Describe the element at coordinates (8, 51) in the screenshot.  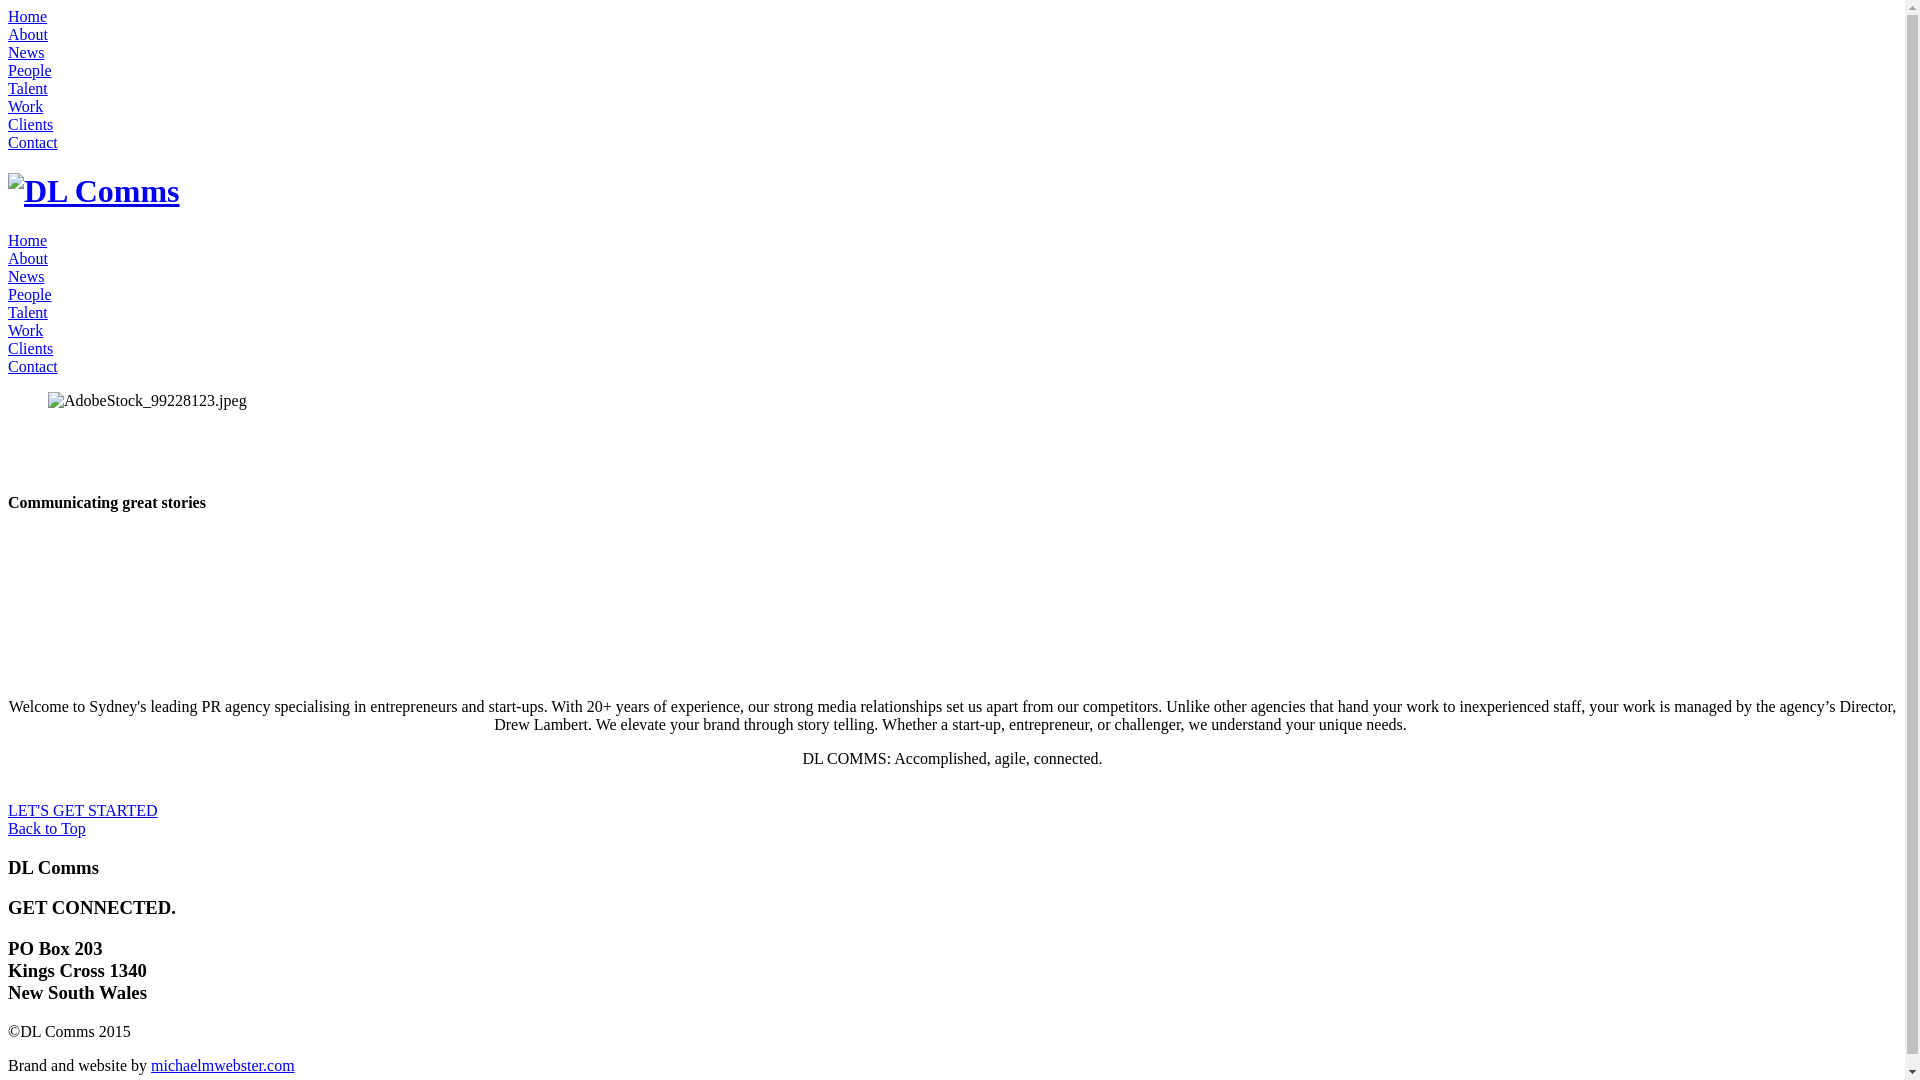
I see `'News'` at that location.